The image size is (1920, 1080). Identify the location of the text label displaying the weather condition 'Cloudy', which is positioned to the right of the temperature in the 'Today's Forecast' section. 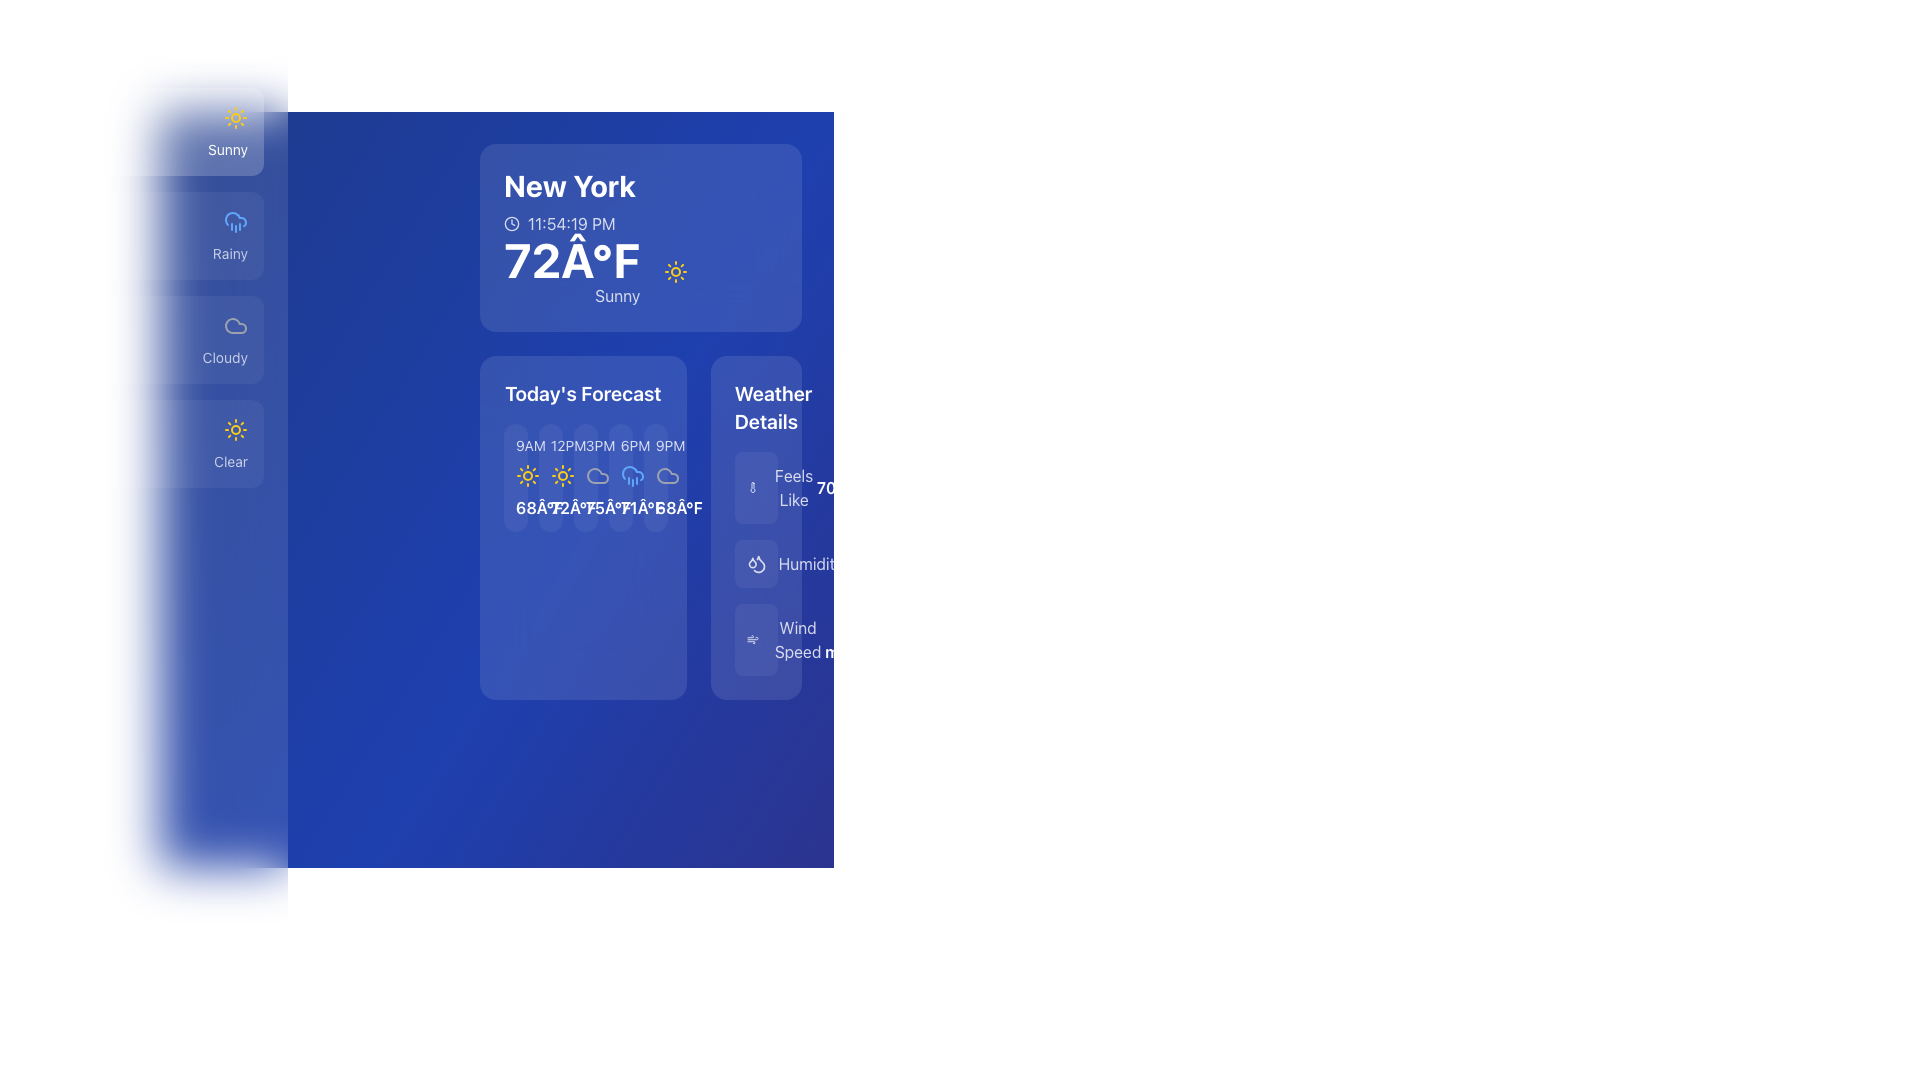
(225, 357).